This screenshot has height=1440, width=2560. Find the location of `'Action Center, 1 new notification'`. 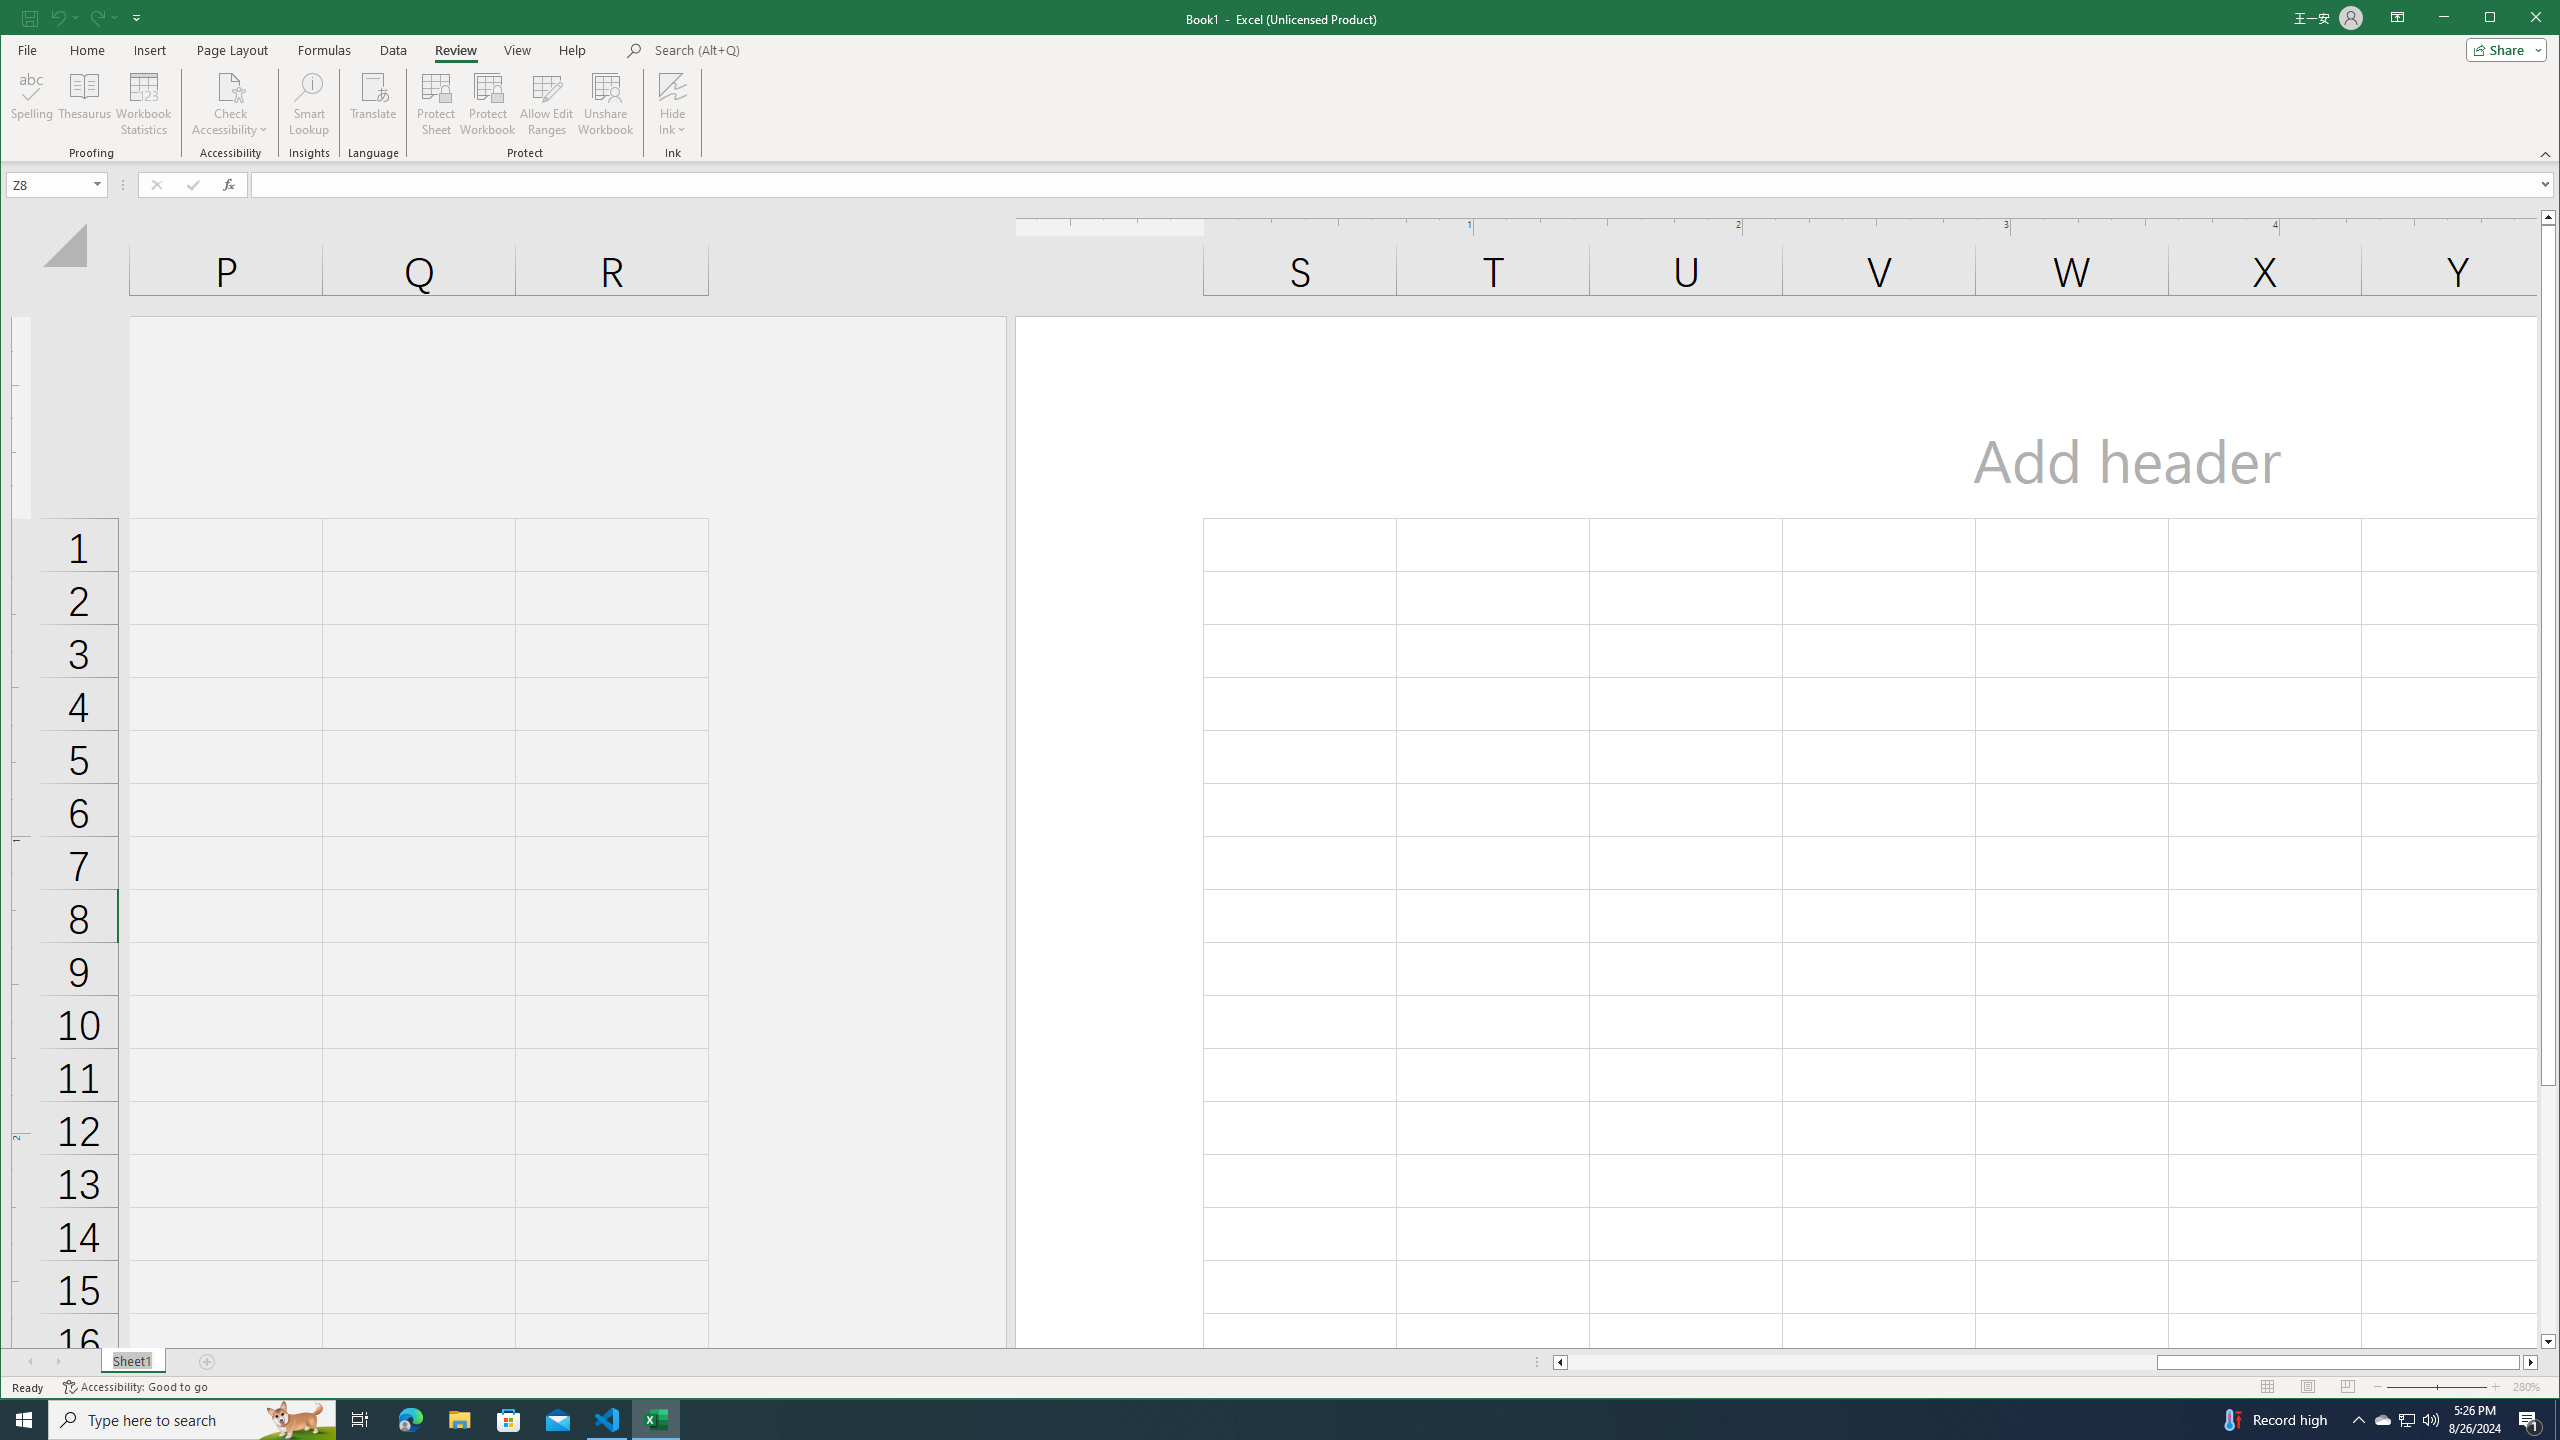

'Action Center, 1 new notification' is located at coordinates (2530, 1418).